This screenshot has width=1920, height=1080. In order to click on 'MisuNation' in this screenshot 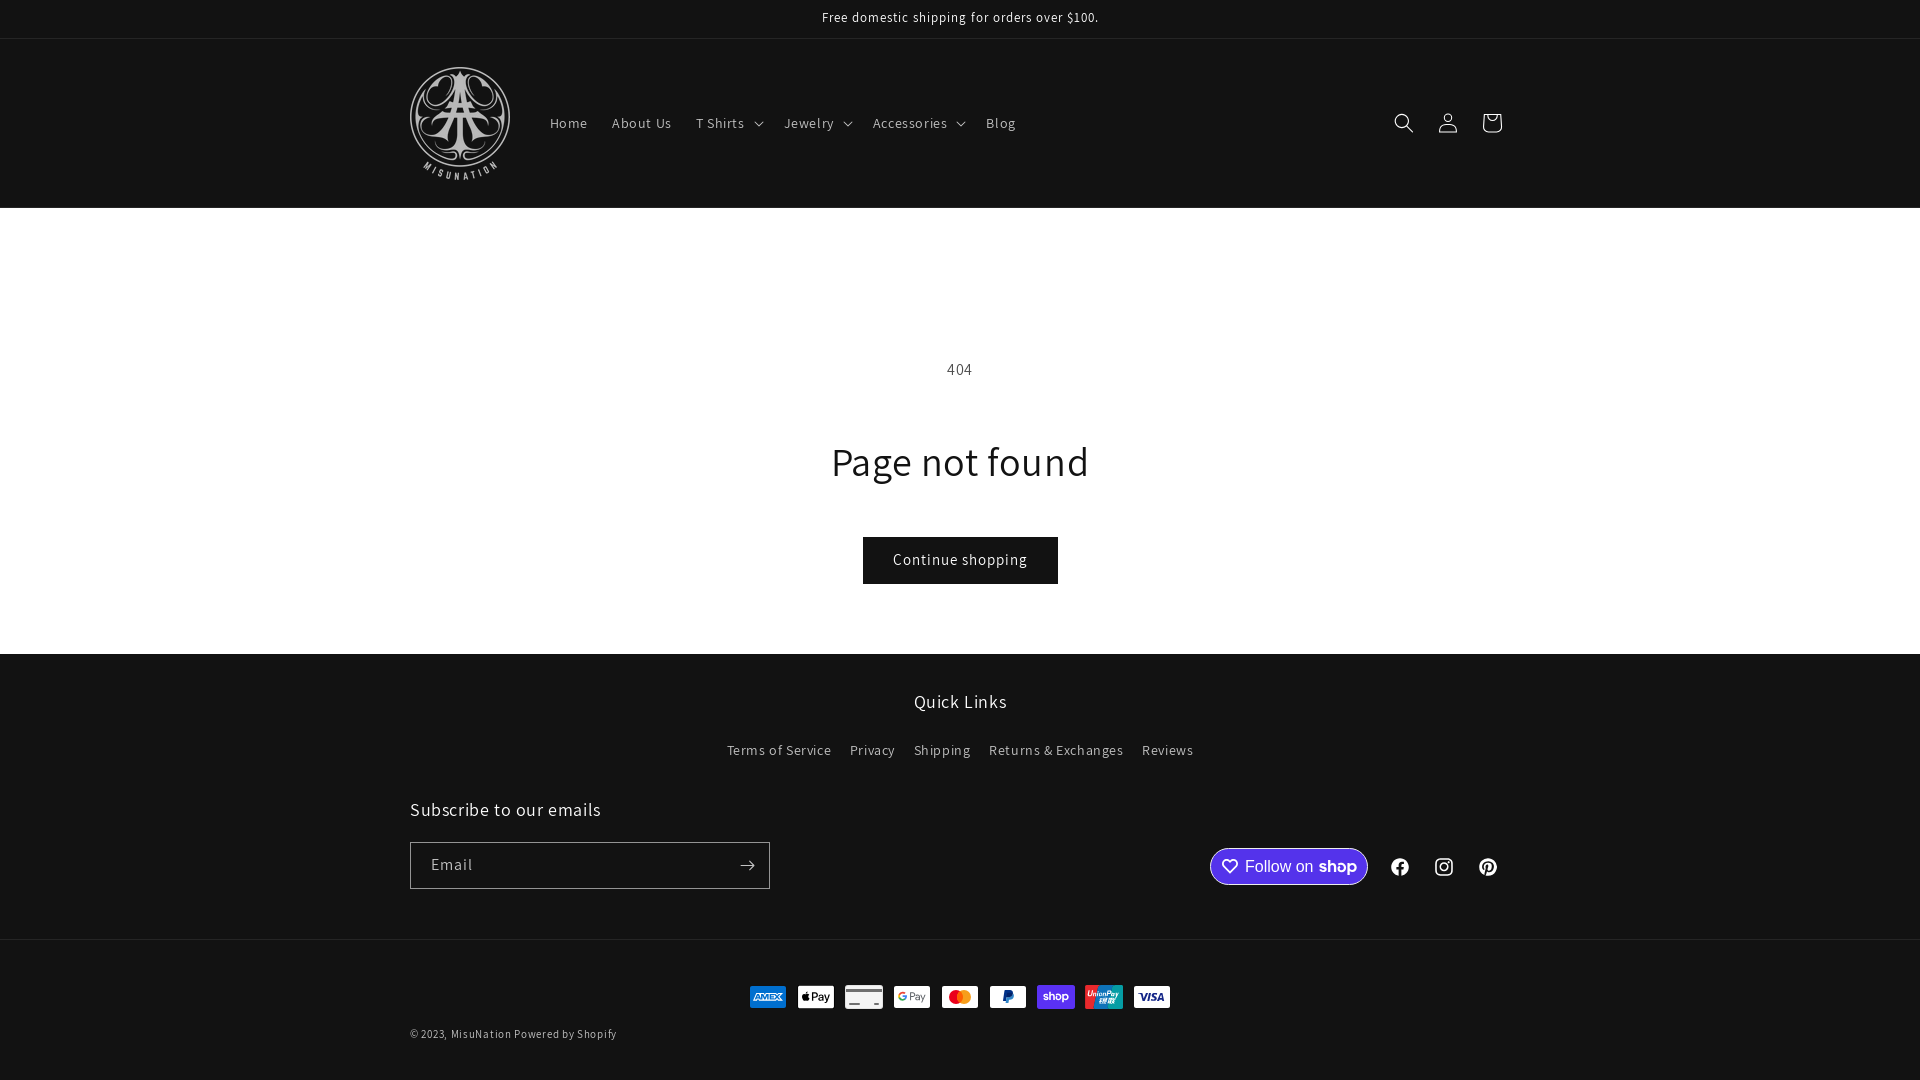, I will do `click(481, 1033)`.